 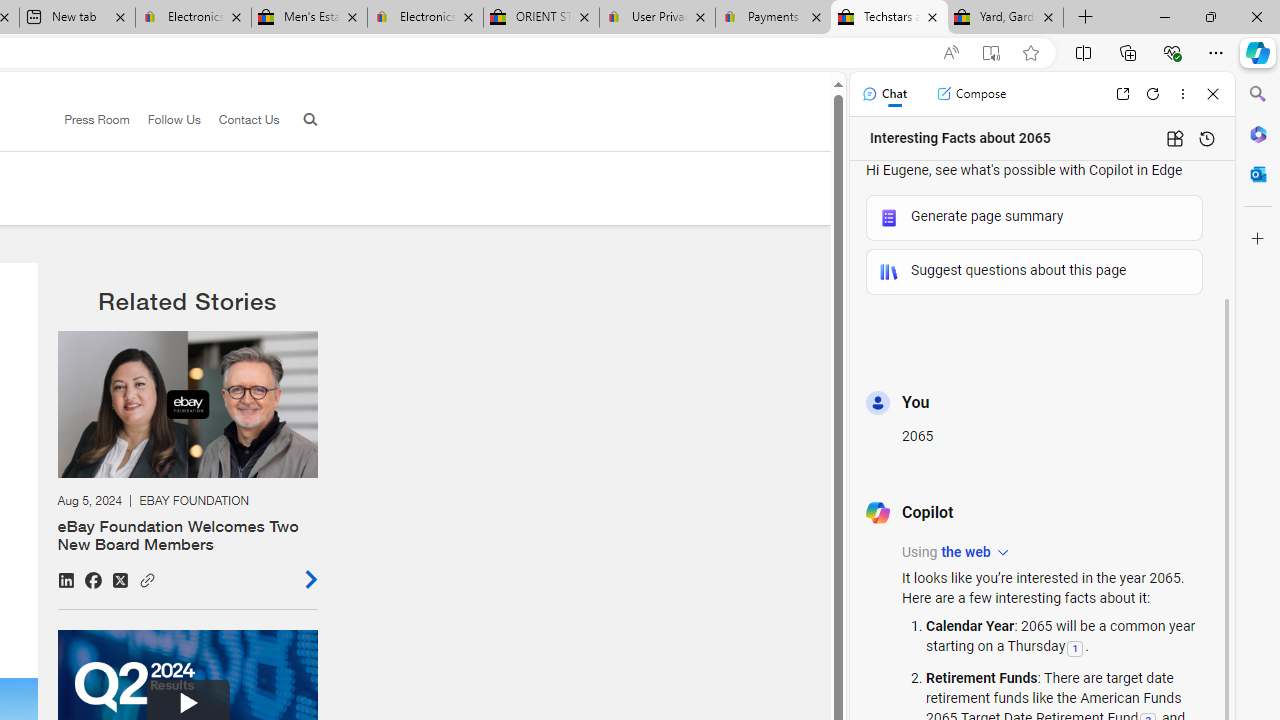 I want to click on 'Press Room', so click(x=96, y=119).